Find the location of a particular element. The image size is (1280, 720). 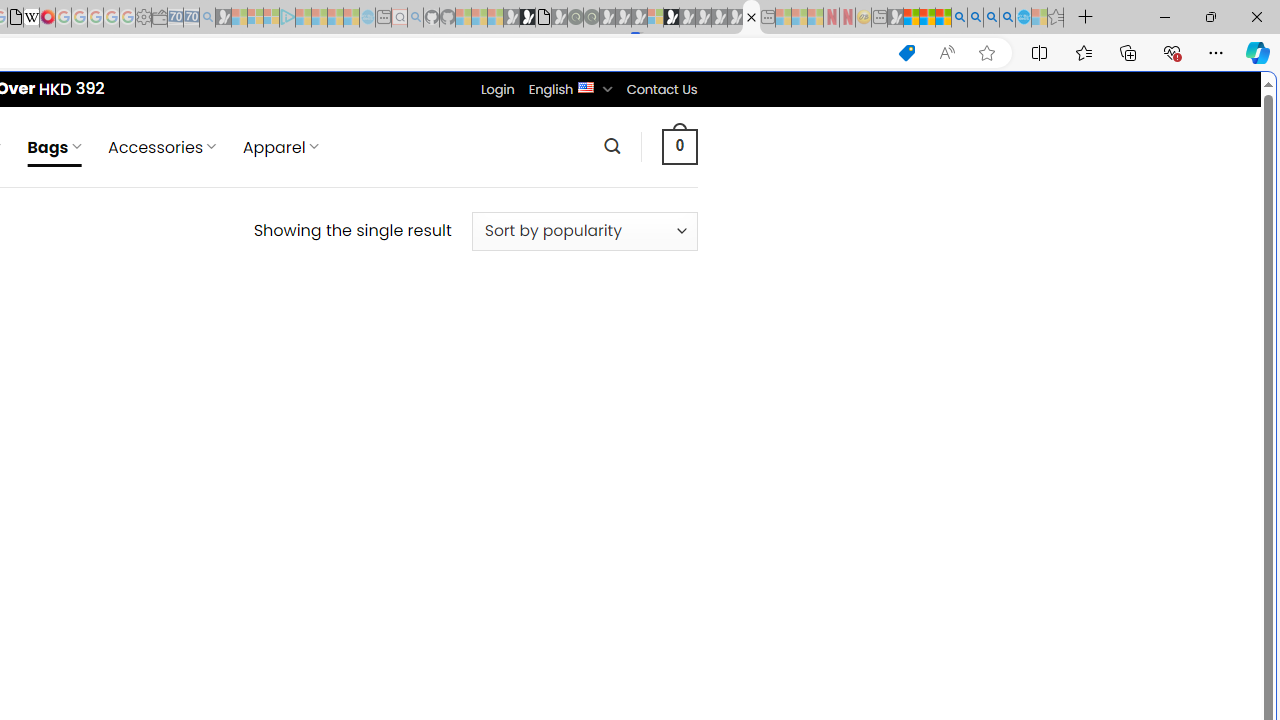

'Bing AI - Search' is located at coordinates (958, 17).